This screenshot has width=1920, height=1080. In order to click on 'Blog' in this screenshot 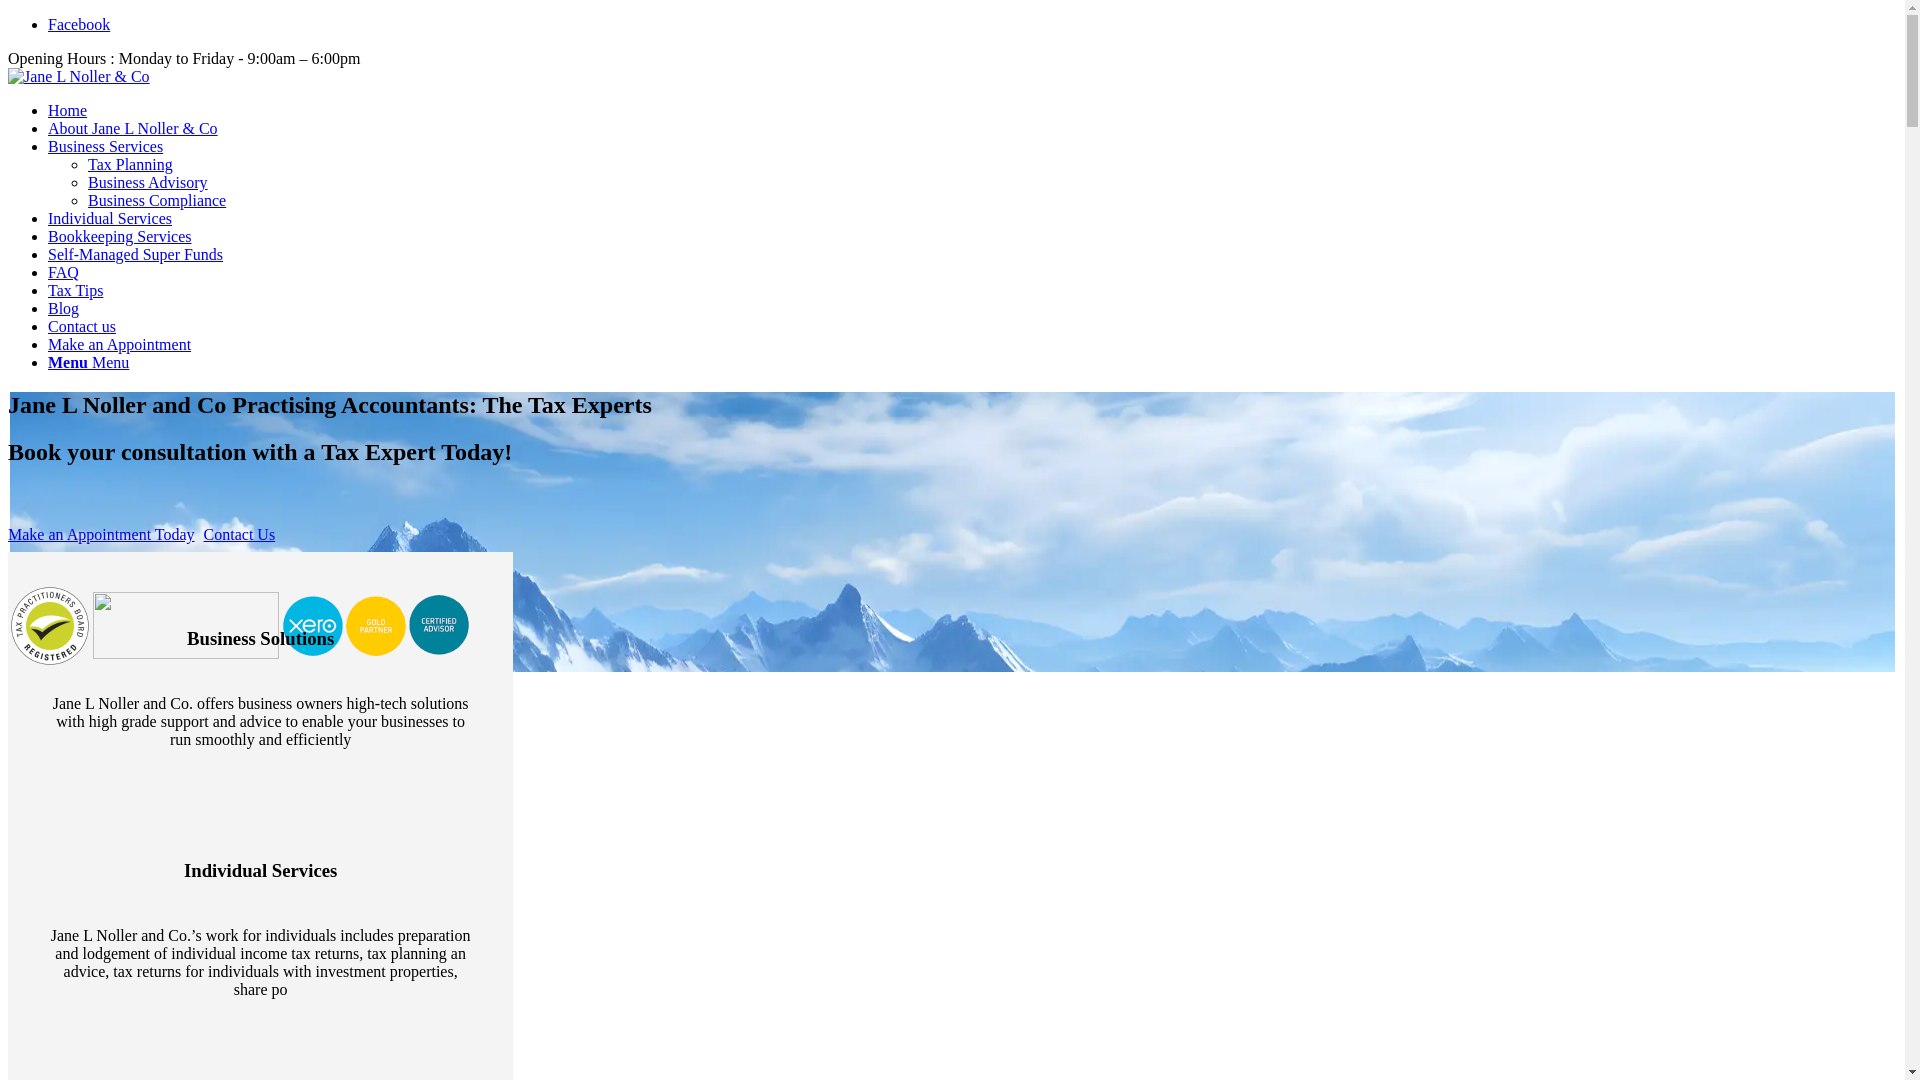, I will do `click(63, 308)`.